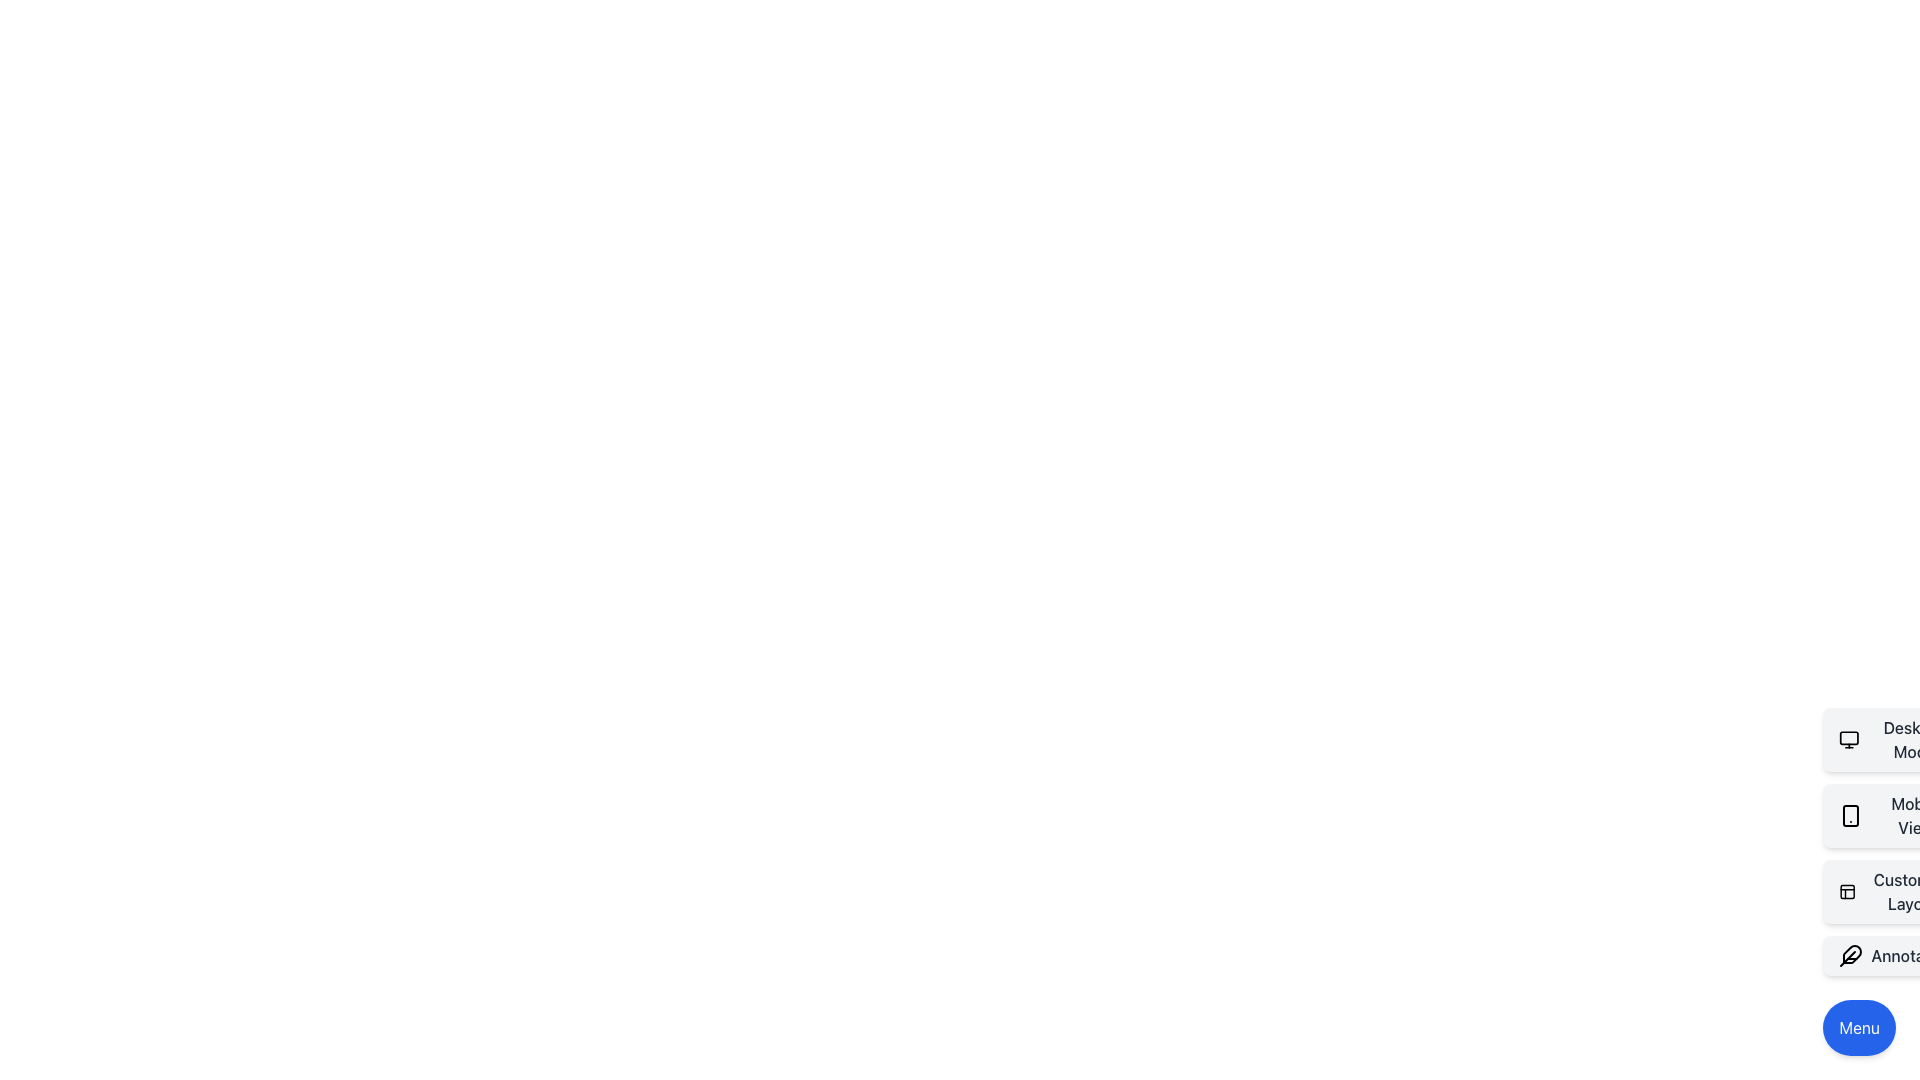 This screenshot has width=1920, height=1080. I want to click on the 'Menu' button located in the bottom-right corner of the interface, so click(1858, 1028).